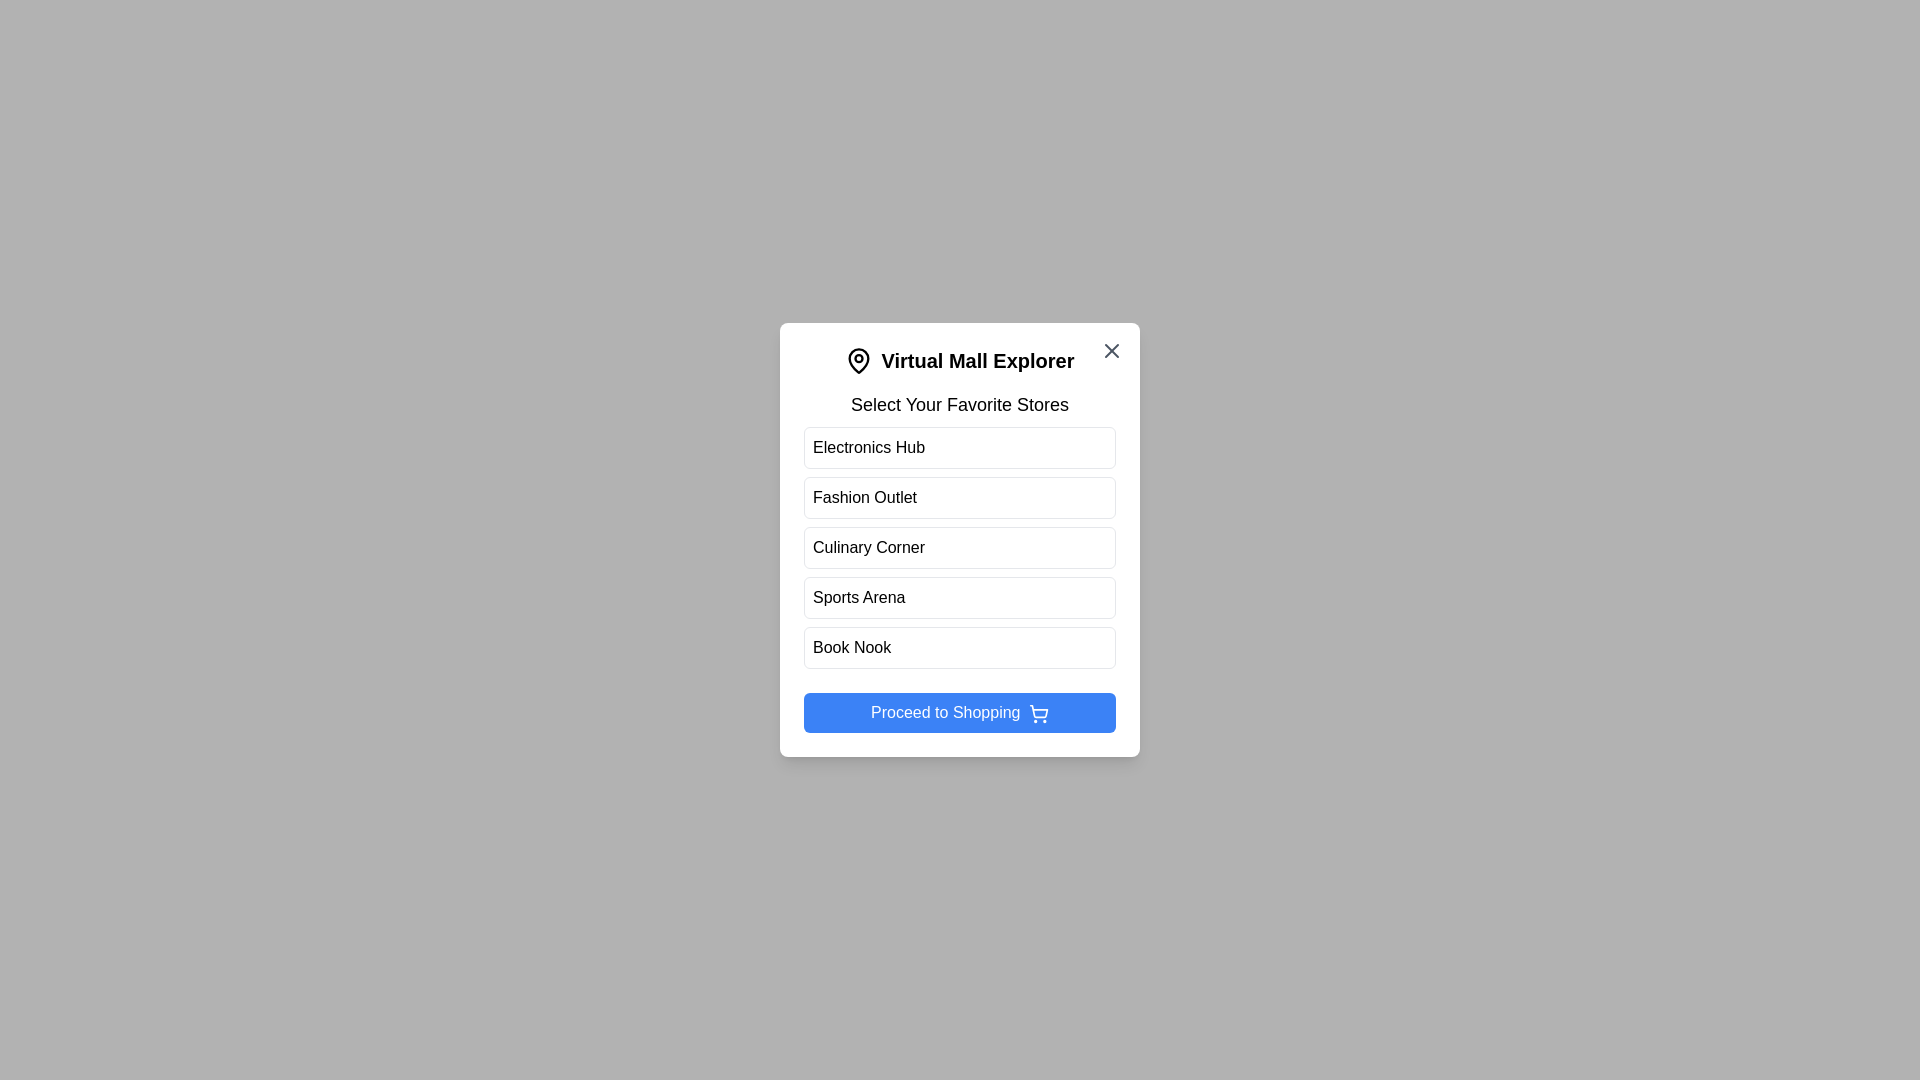 The image size is (1920, 1080). Describe the element at coordinates (1038, 712) in the screenshot. I see `the shopping icon located on the right side of the 'Proceed to Shopping' button` at that location.